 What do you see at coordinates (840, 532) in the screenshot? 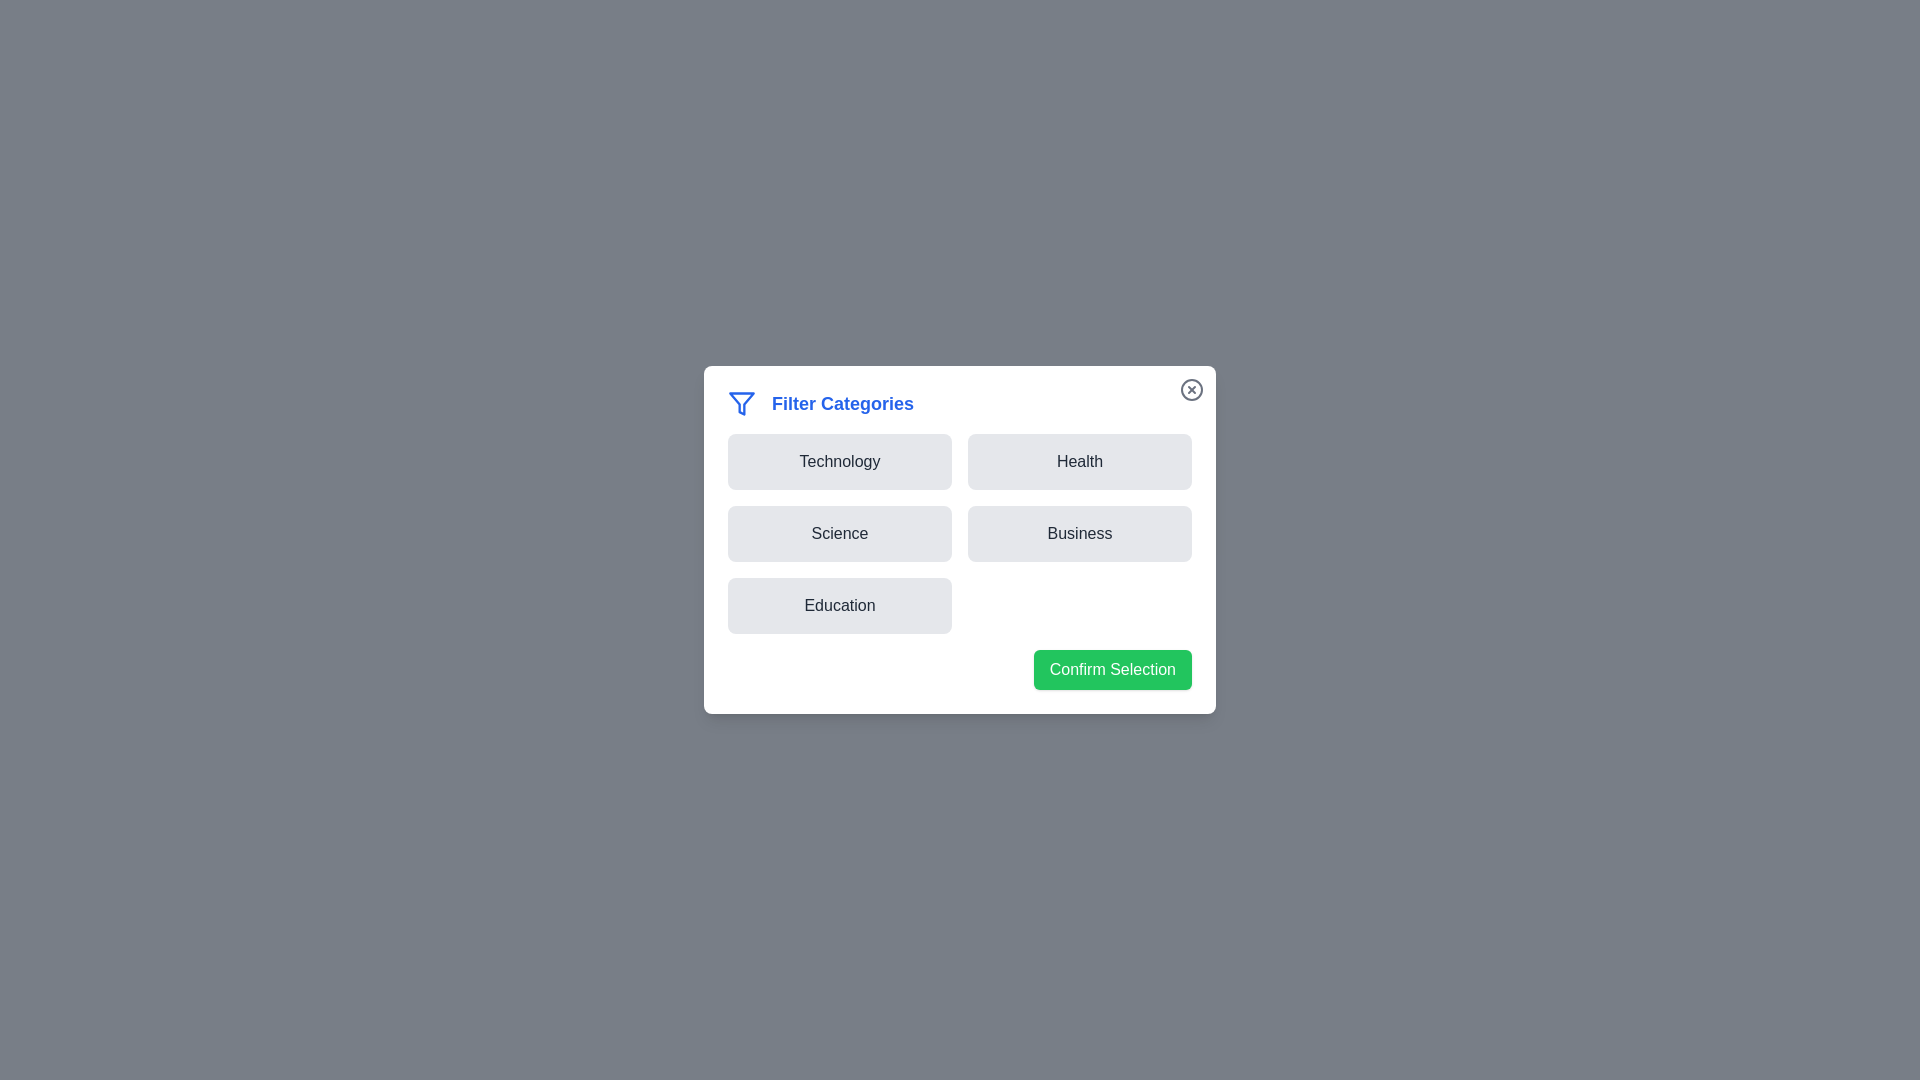
I see `the Science button to observe its hover effect` at bounding box center [840, 532].